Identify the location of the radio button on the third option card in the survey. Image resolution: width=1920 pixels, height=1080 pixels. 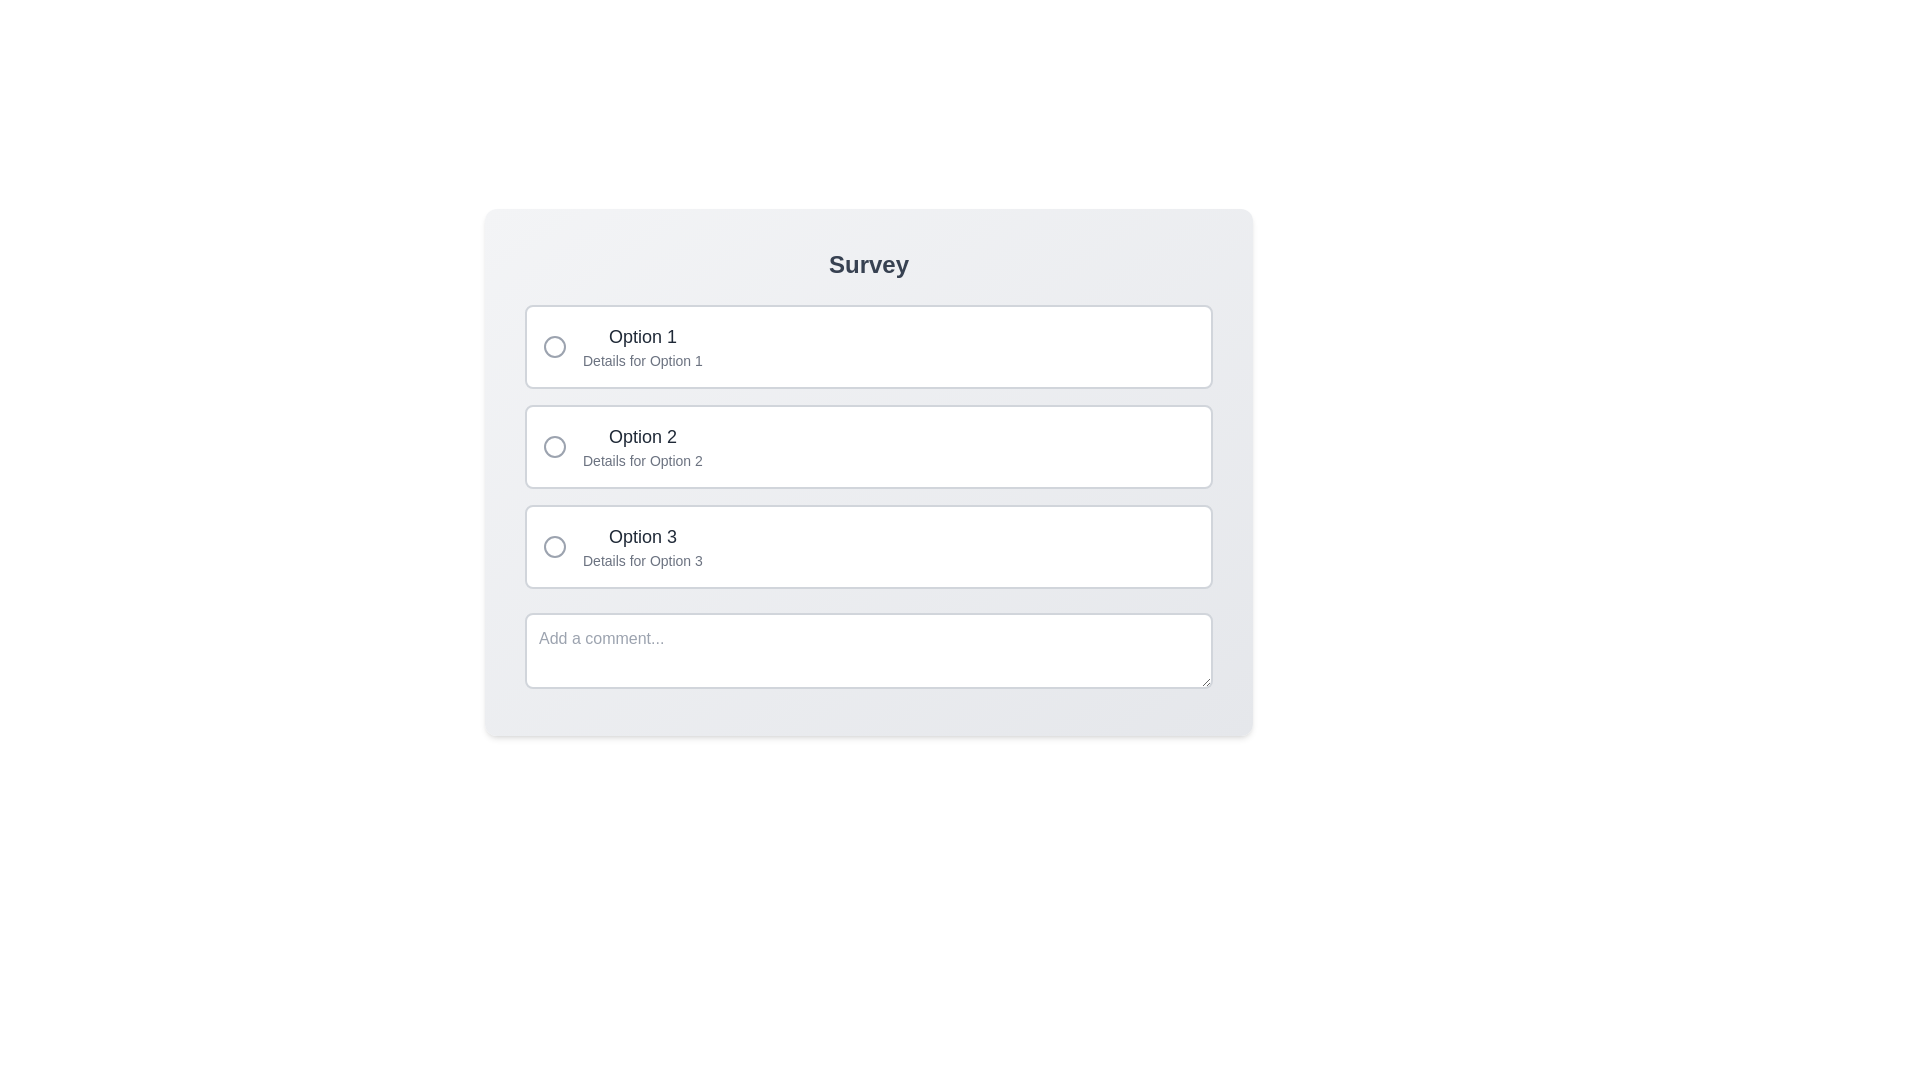
(868, 547).